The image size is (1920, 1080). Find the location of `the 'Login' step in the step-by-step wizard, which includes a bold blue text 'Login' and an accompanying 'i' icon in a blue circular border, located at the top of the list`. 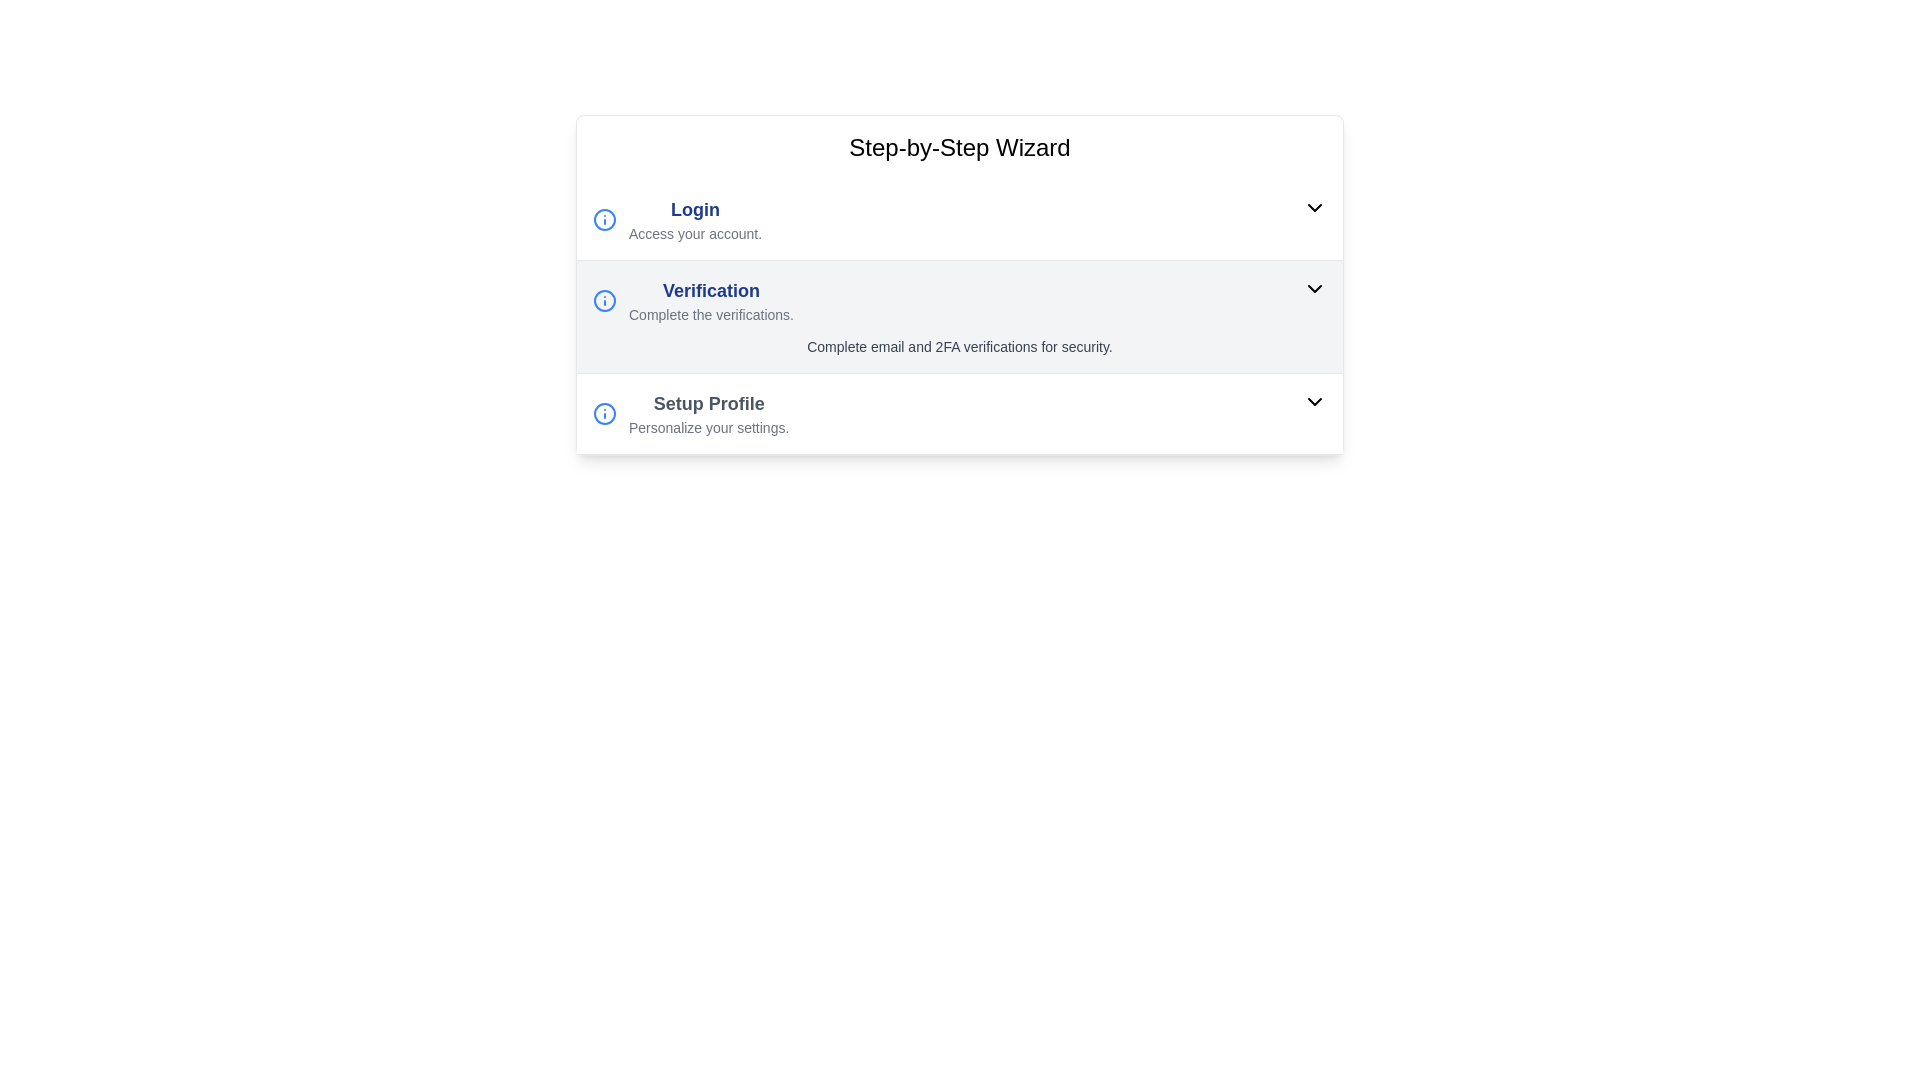

the 'Login' step in the step-by-step wizard, which includes a bold blue text 'Login' and an accompanying 'i' icon in a blue circular border, located at the top of the list is located at coordinates (677, 219).